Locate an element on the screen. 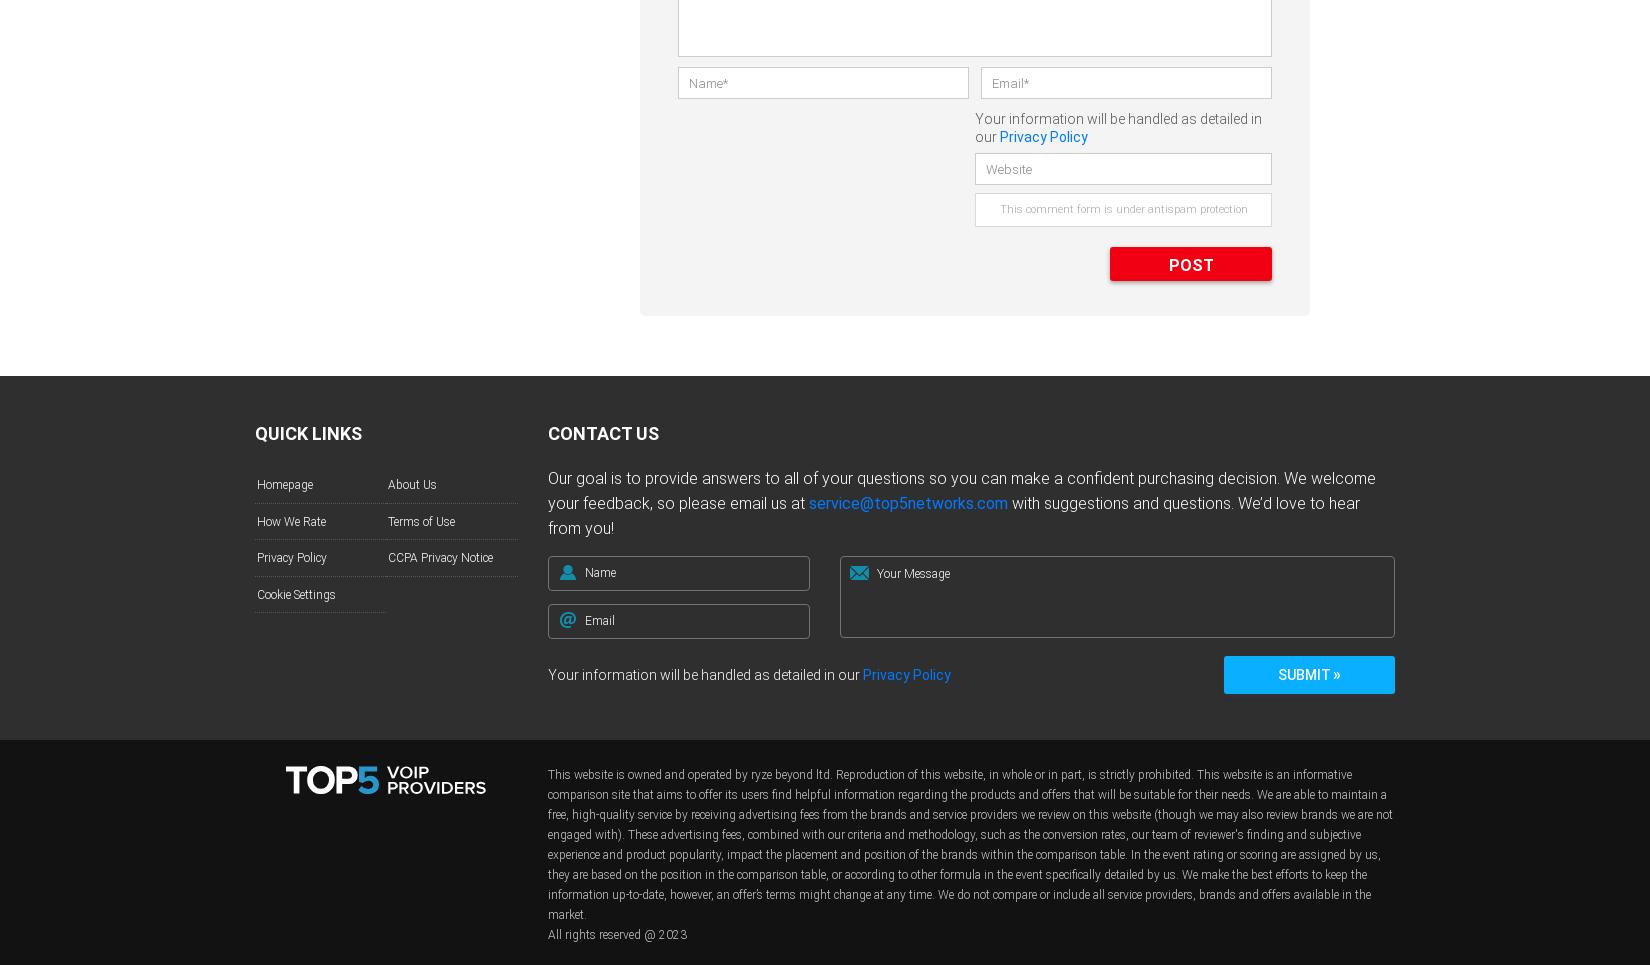  'Contact Us' is located at coordinates (545, 432).